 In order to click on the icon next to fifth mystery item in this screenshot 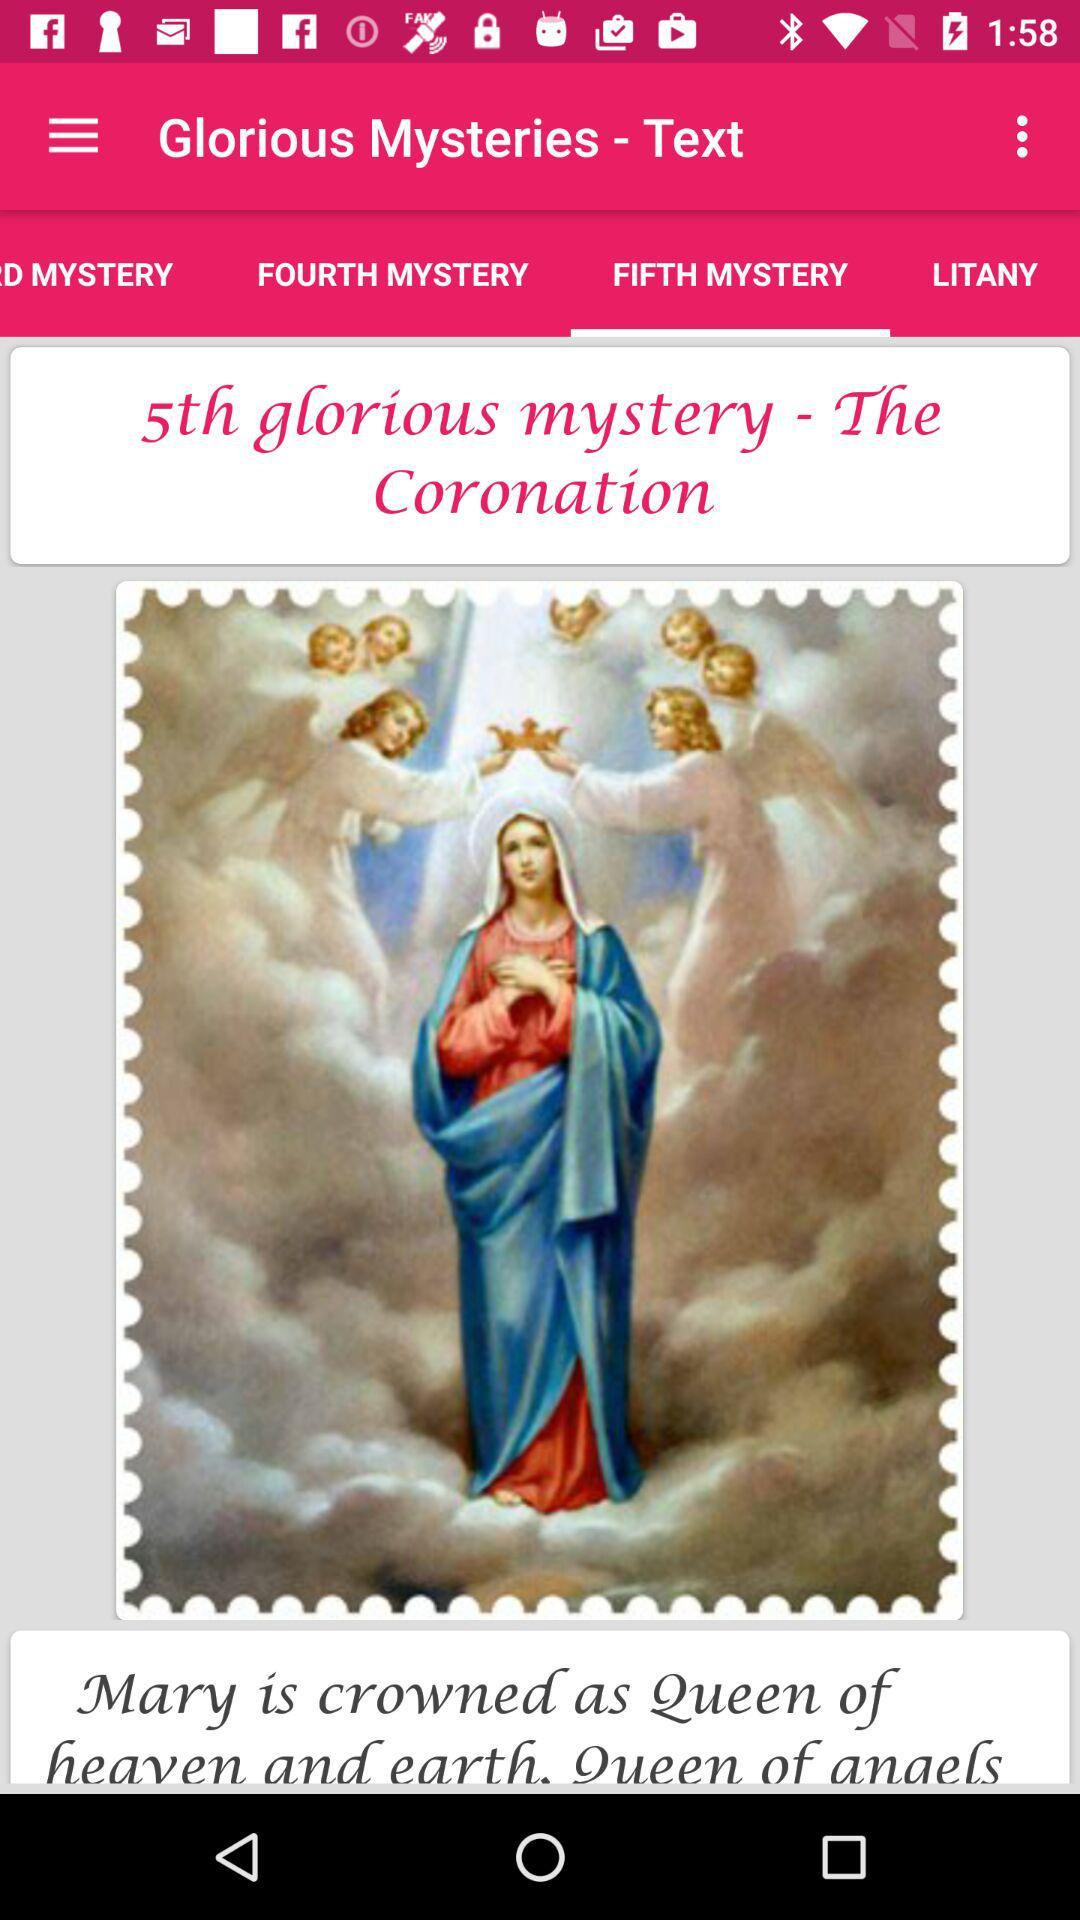, I will do `click(393, 272)`.